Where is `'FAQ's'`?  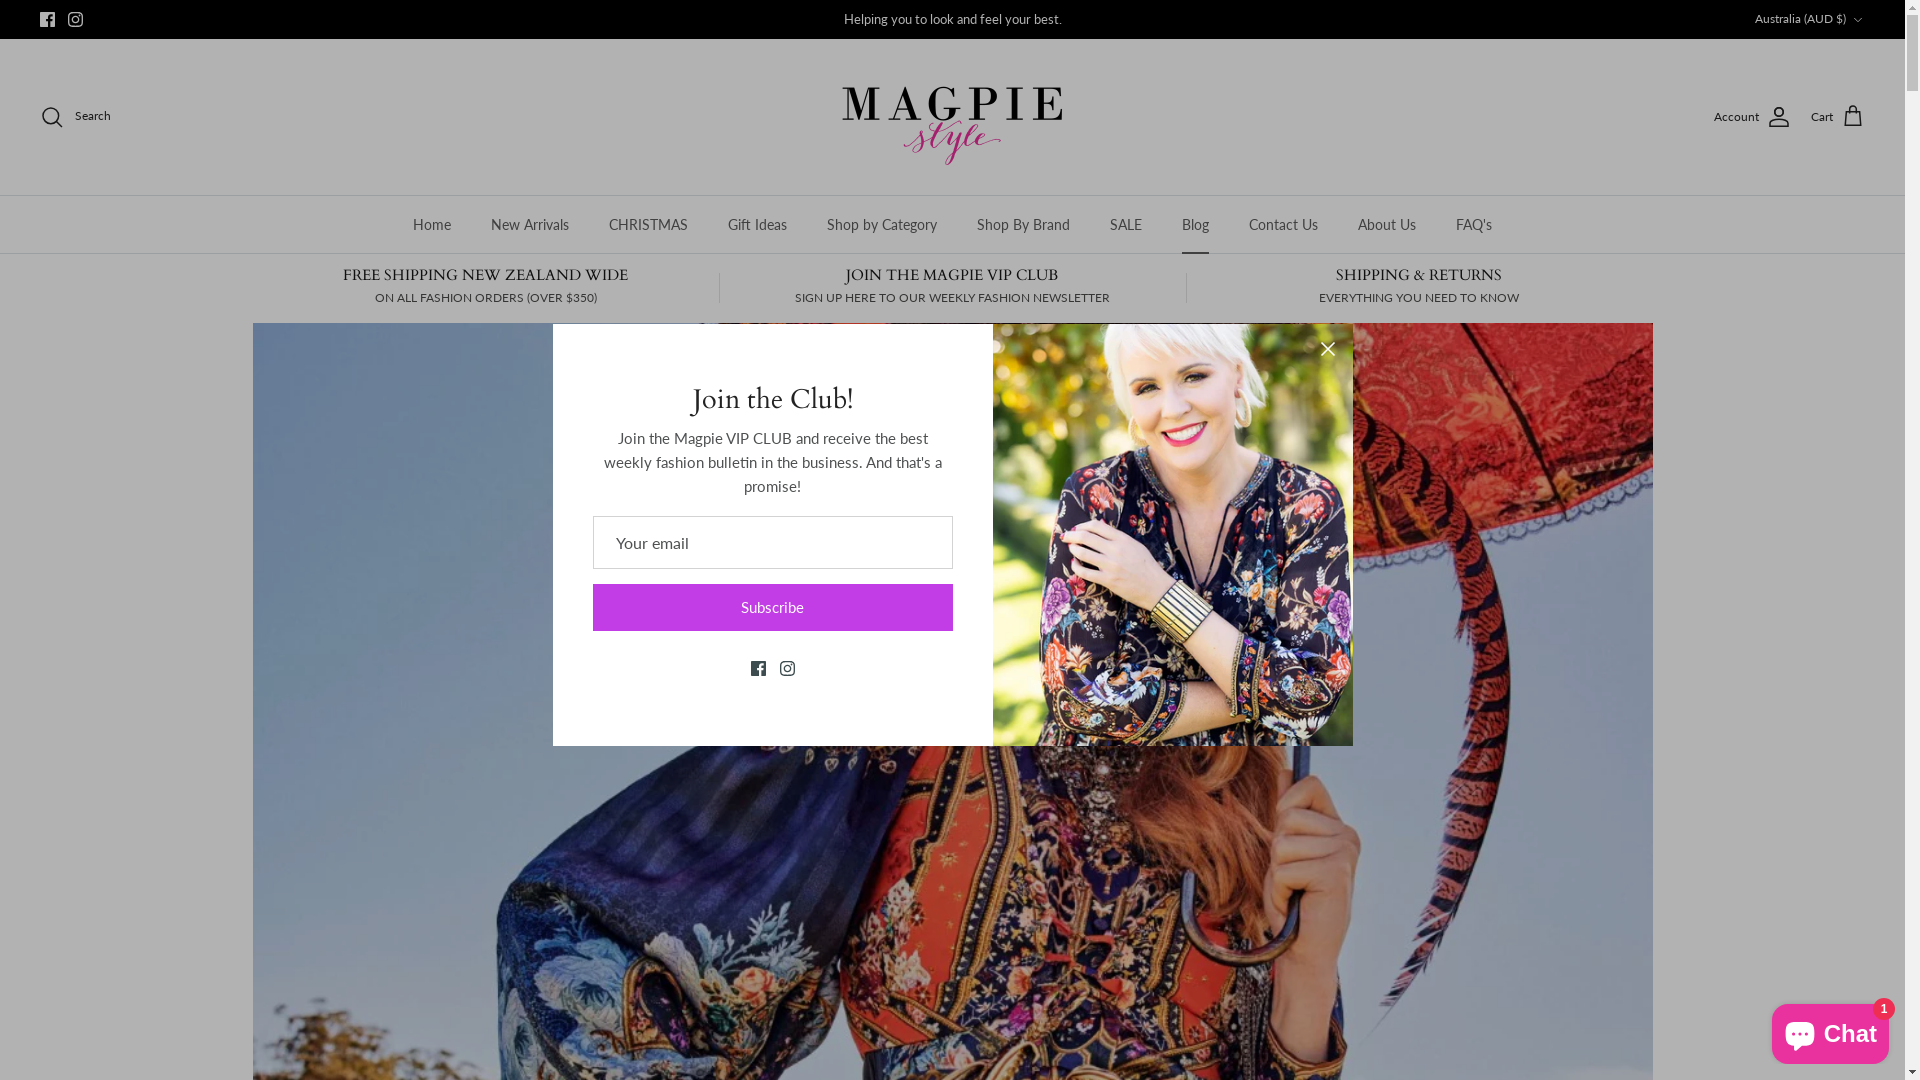
'FAQ's' is located at coordinates (1473, 224).